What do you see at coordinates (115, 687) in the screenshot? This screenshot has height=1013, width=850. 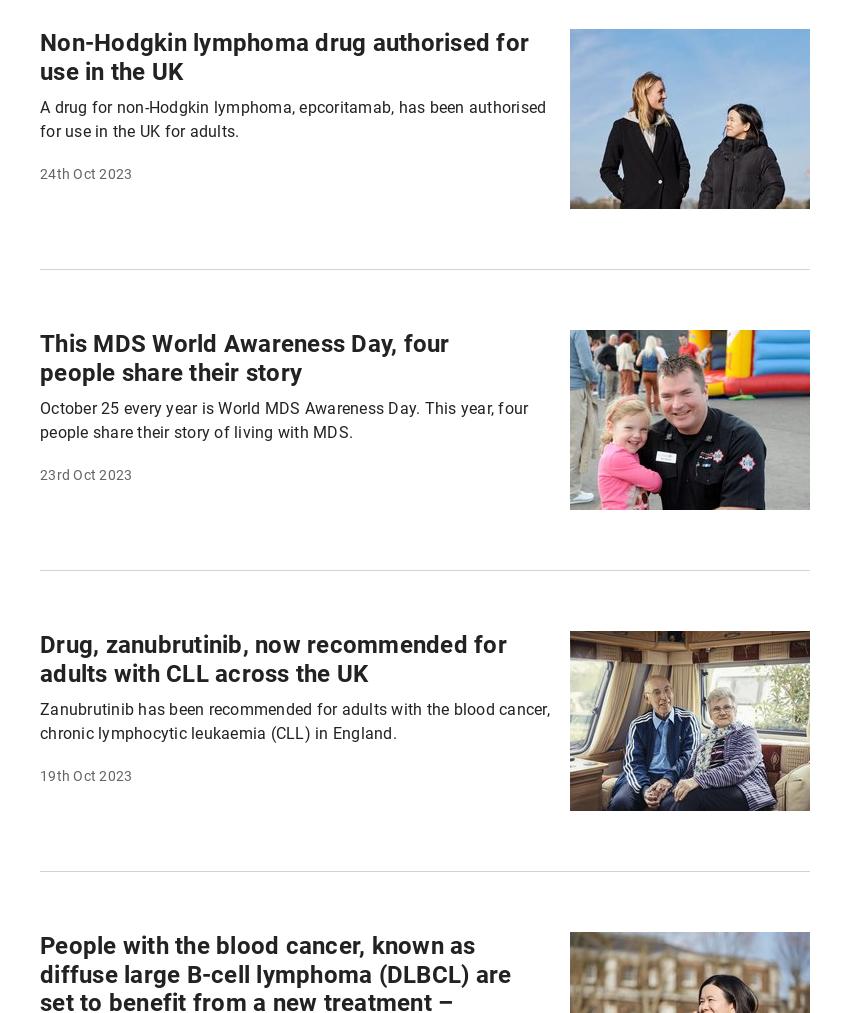 I see `'Donate'` at bounding box center [115, 687].